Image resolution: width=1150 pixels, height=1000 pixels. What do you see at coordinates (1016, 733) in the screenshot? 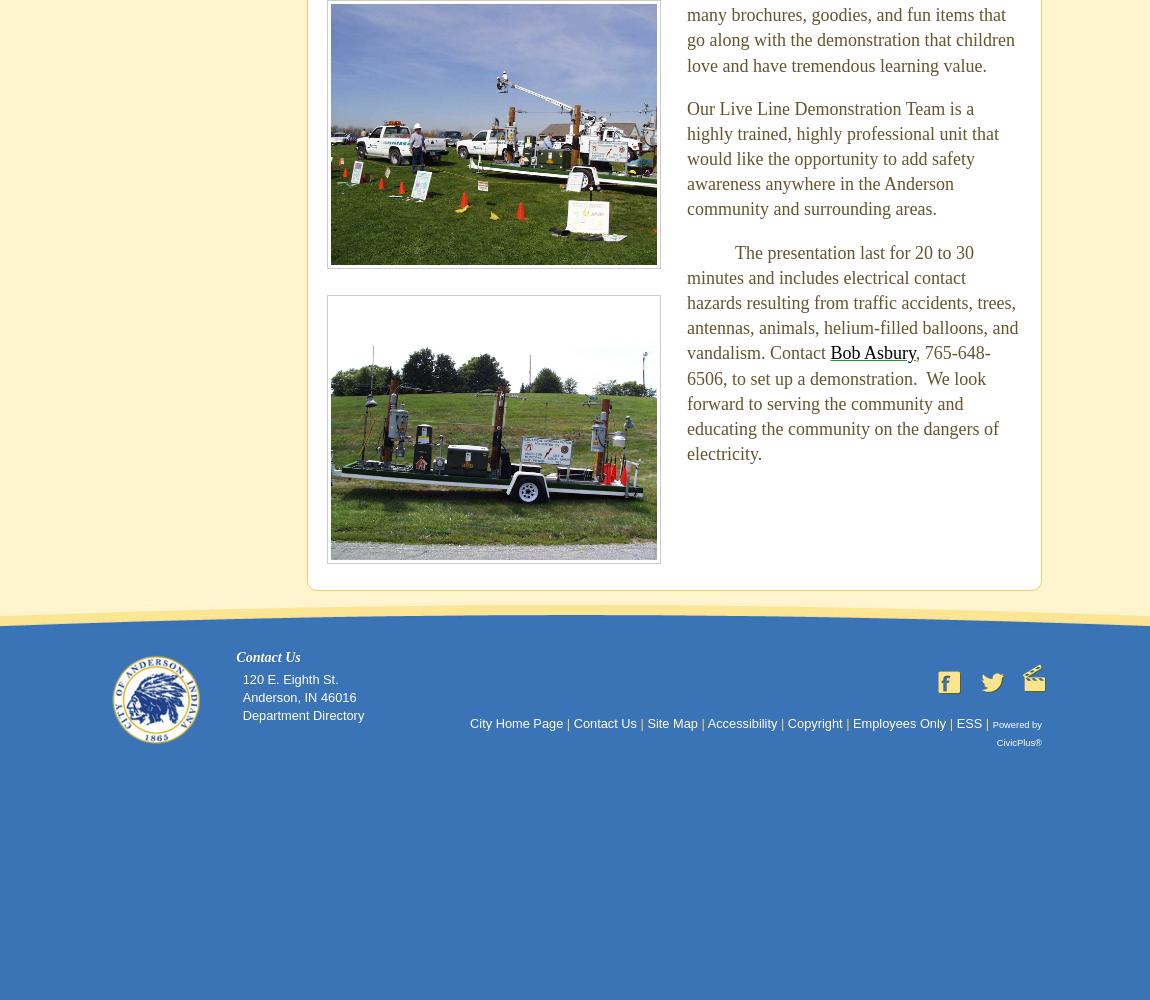
I see `'Powered by CivicPlus®'` at bounding box center [1016, 733].